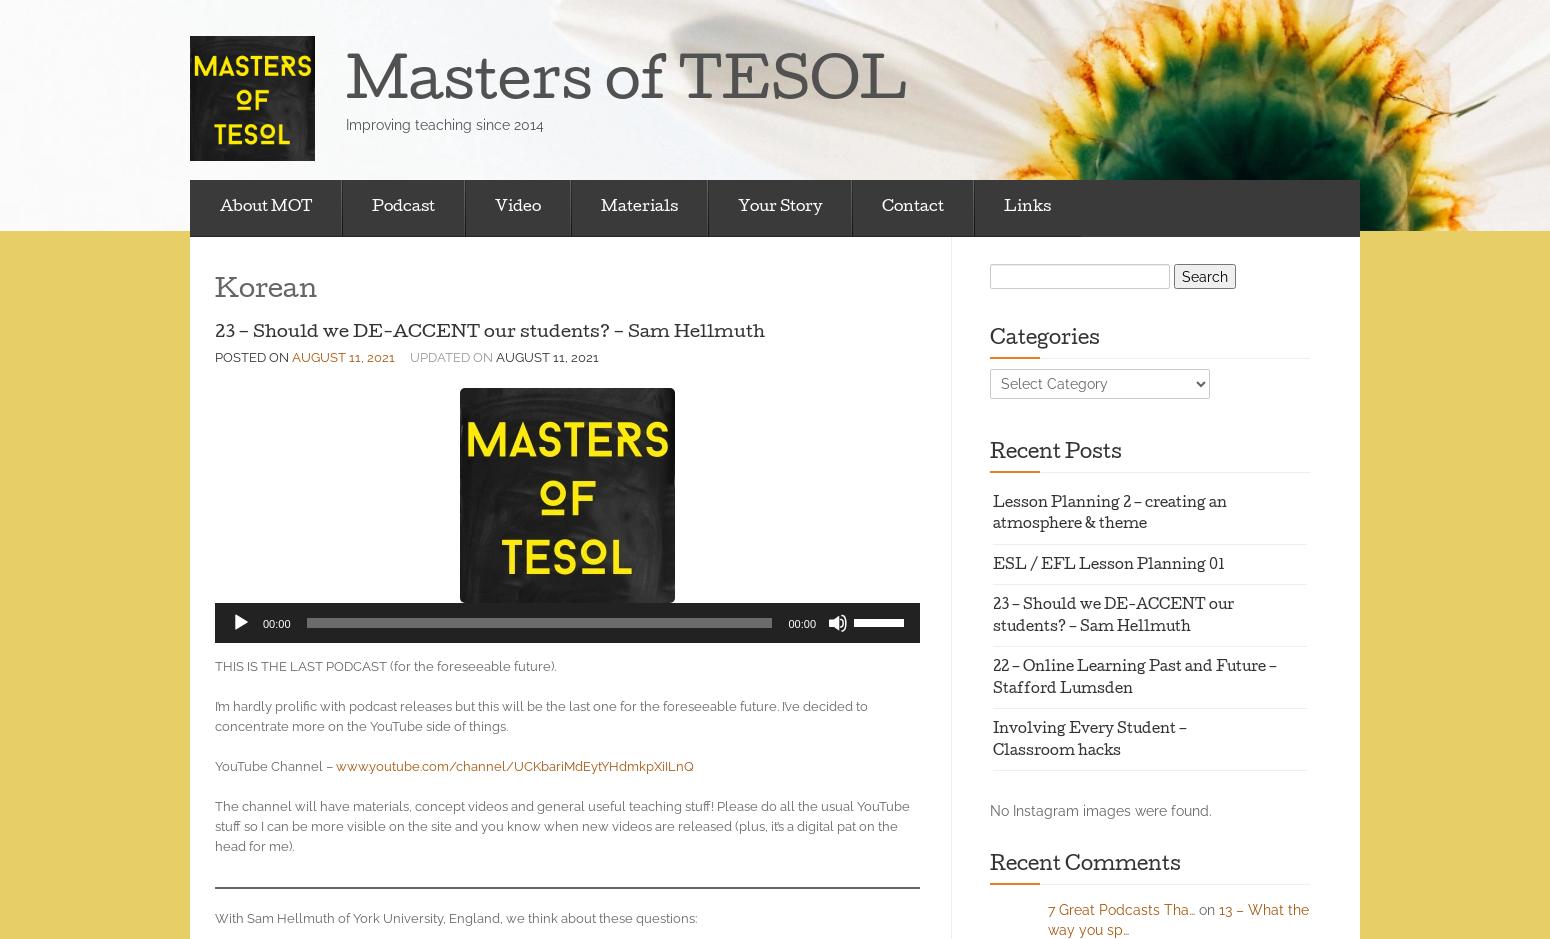 Image resolution: width=1550 pixels, height=939 pixels. What do you see at coordinates (517, 206) in the screenshot?
I see `'Video'` at bounding box center [517, 206].